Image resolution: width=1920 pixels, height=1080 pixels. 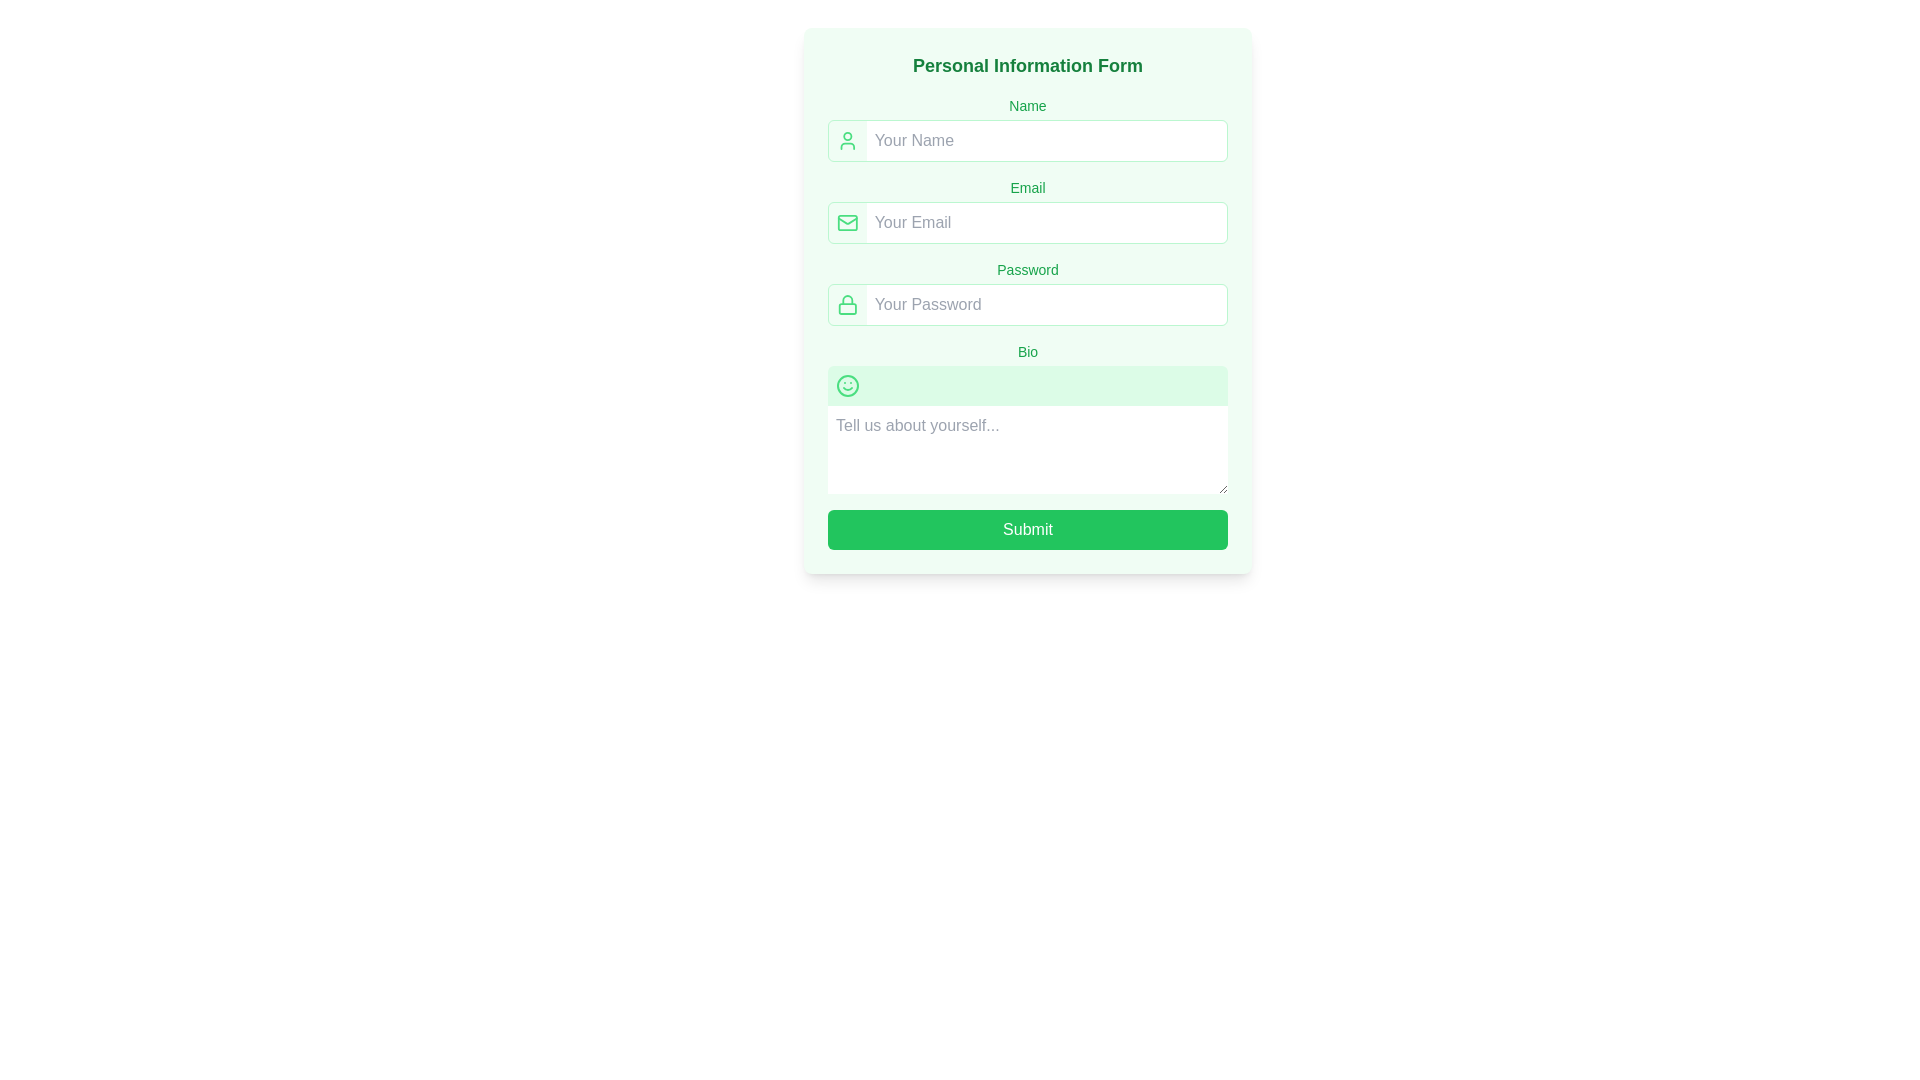 I want to click on the mail icon, which is an outlined envelope in a green color scheme, located to the left of the 'Your Email' input box, so click(x=847, y=223).